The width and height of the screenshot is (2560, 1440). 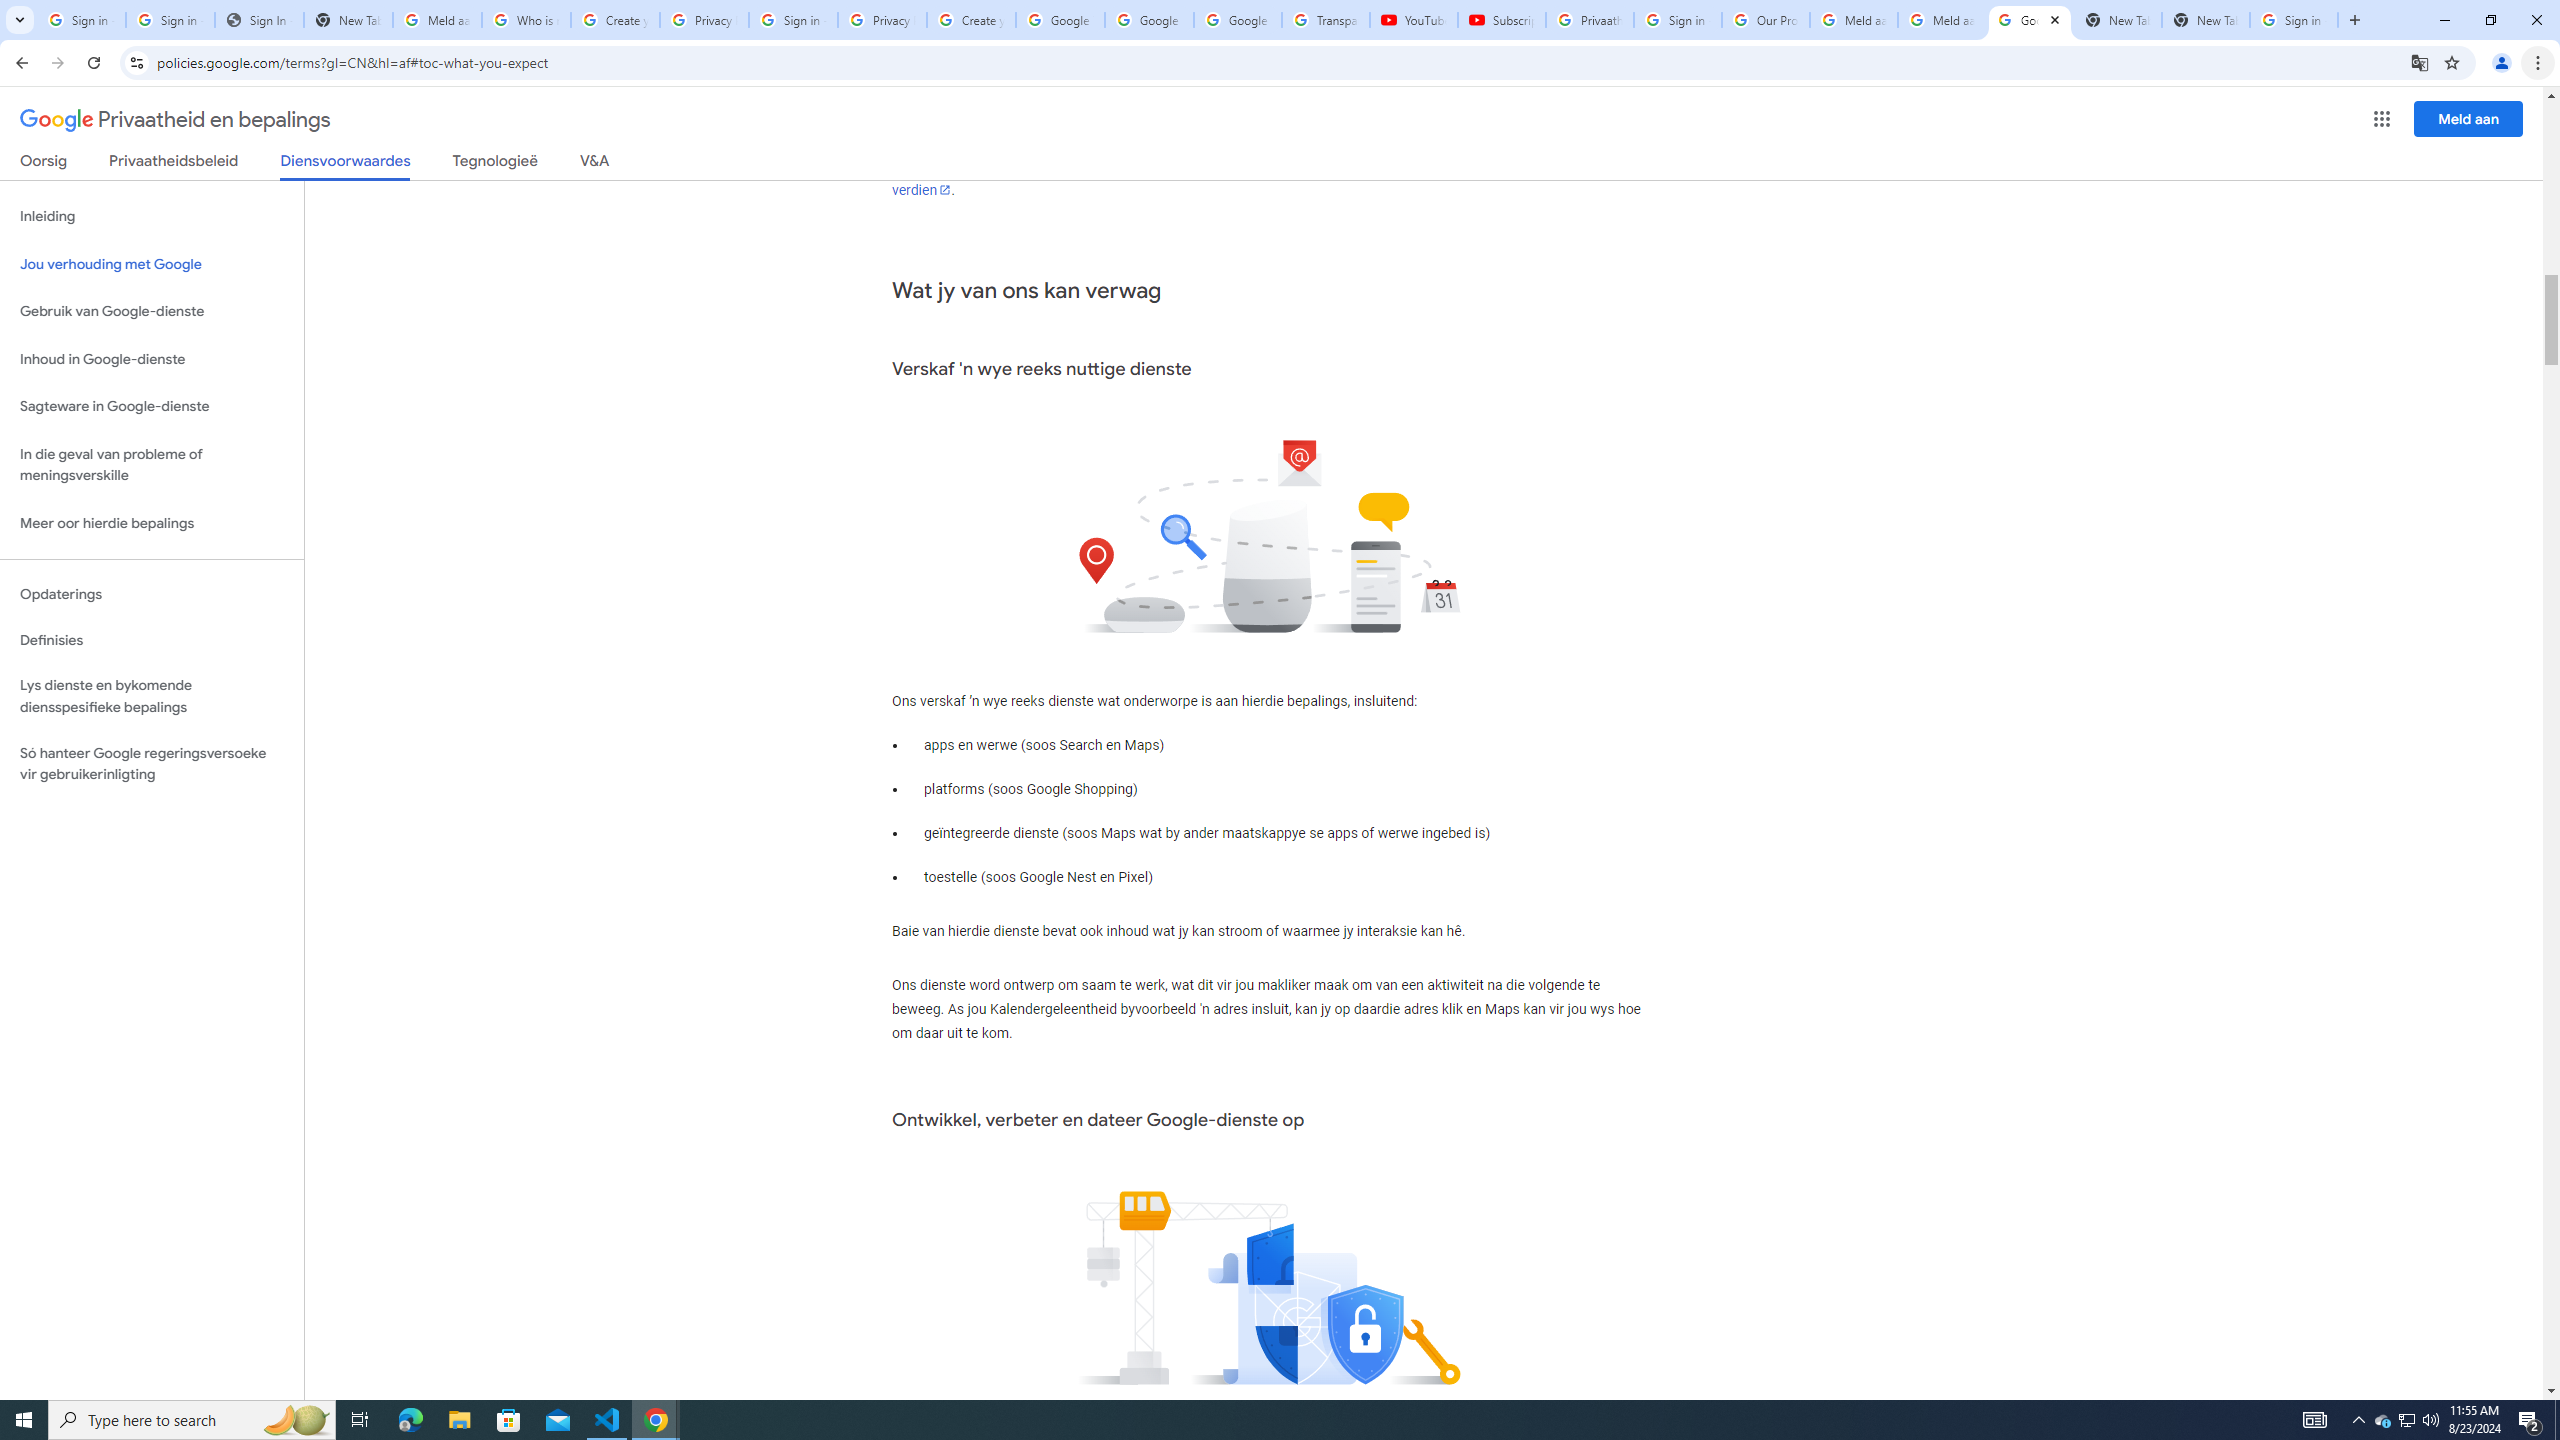 What do you see at coordinates (592, 164) in the screenshot?
I see `'V&A'` at bounding box center [592, 164].